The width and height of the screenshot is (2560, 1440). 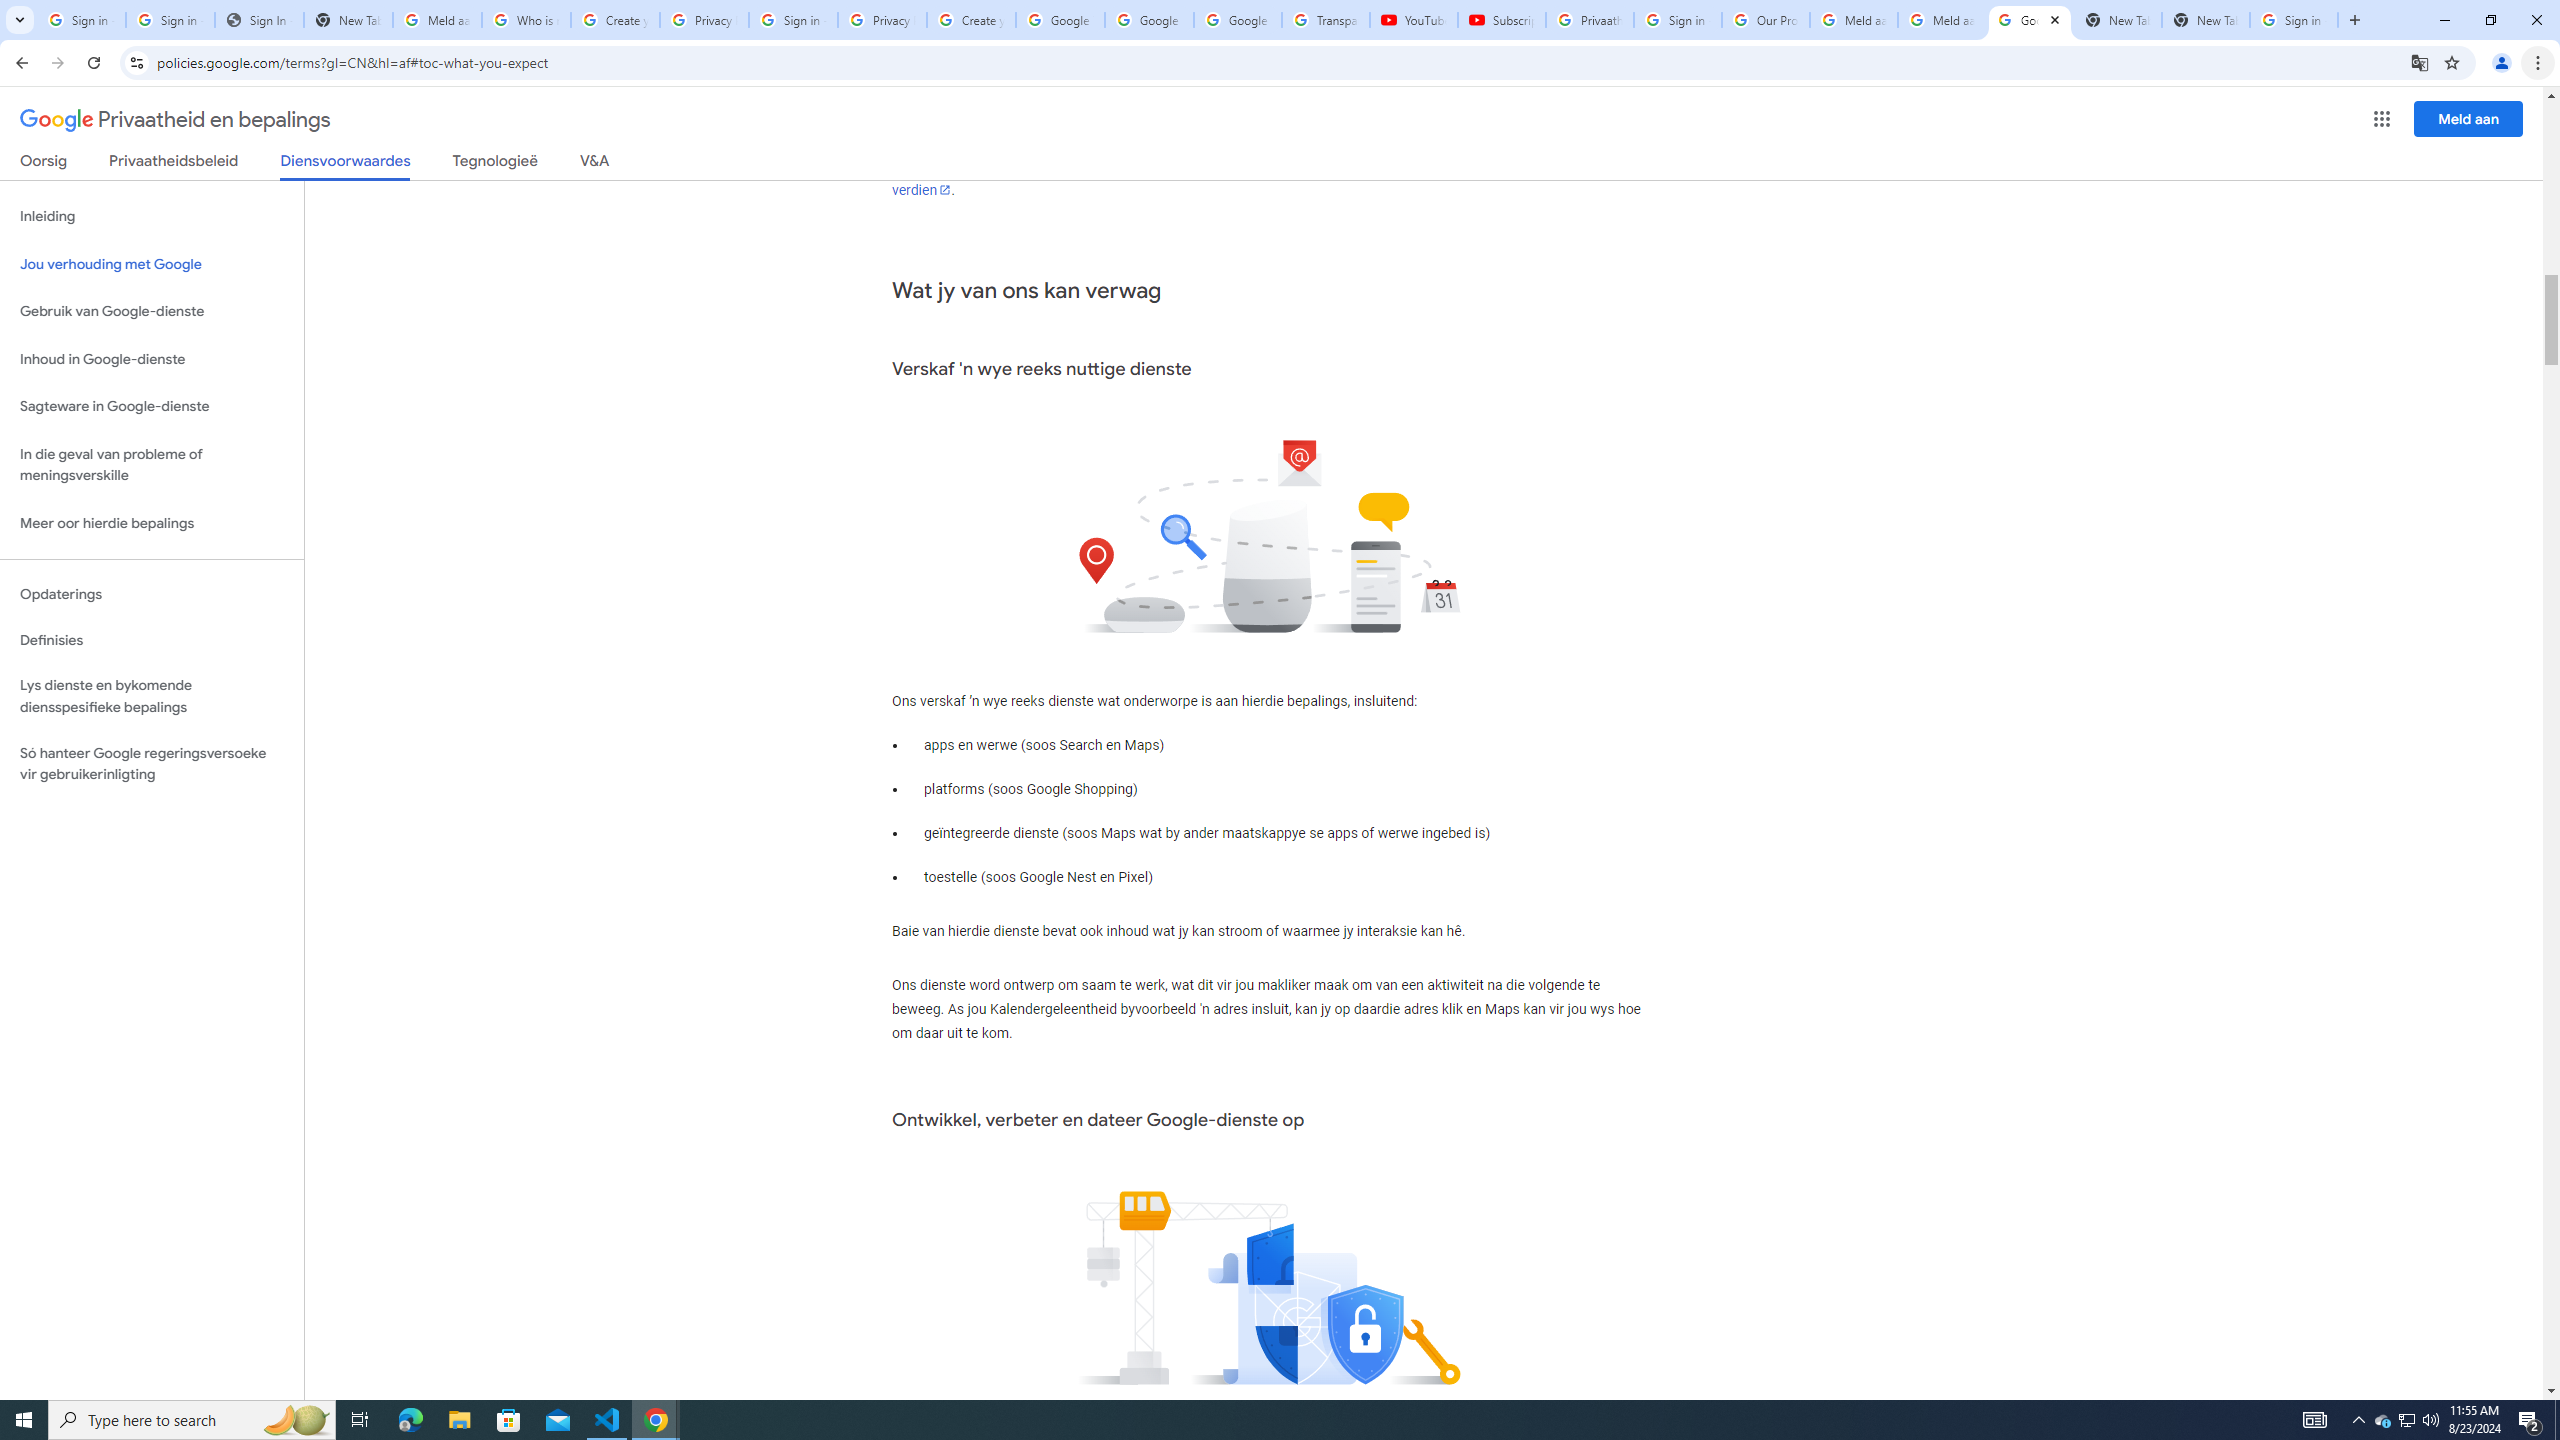 What do you see at coordinates (592, 164) in the screenshot?
I see `'V&A'` at bounding box center [592, 164].